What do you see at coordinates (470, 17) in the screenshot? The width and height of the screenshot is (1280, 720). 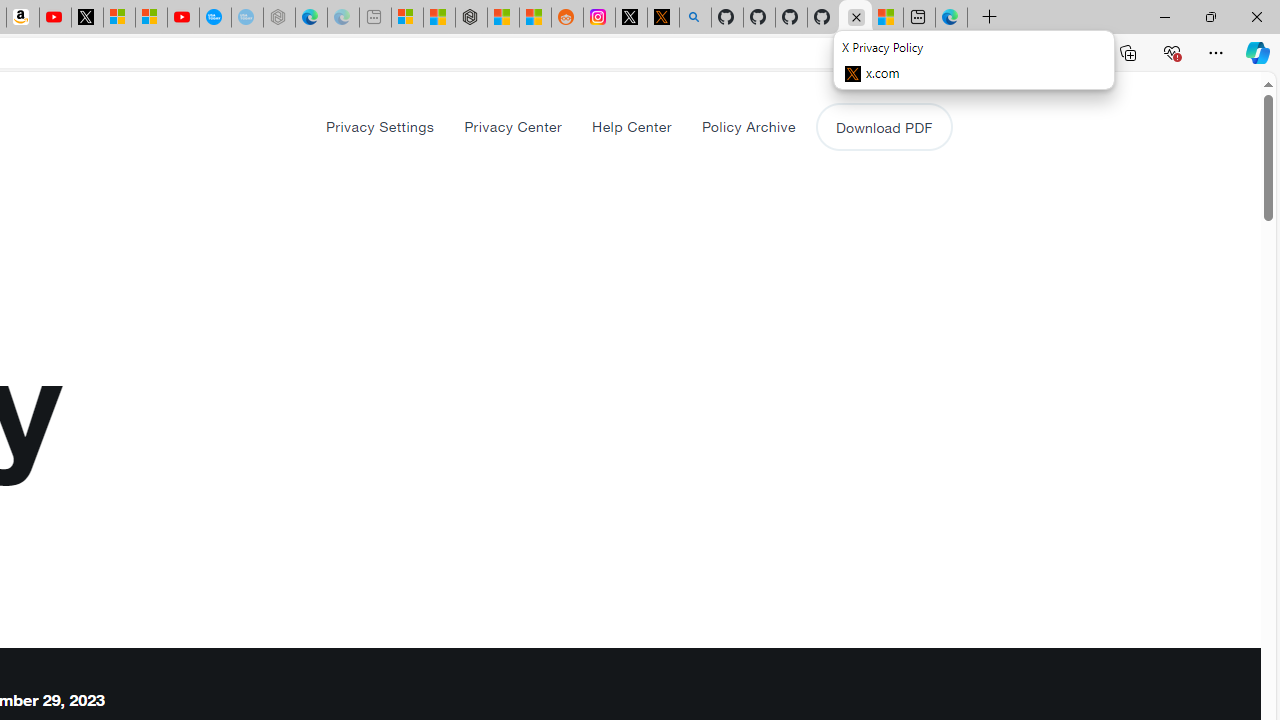 I see `'Nordace - Duffels'` at bounding box center [470, 17].